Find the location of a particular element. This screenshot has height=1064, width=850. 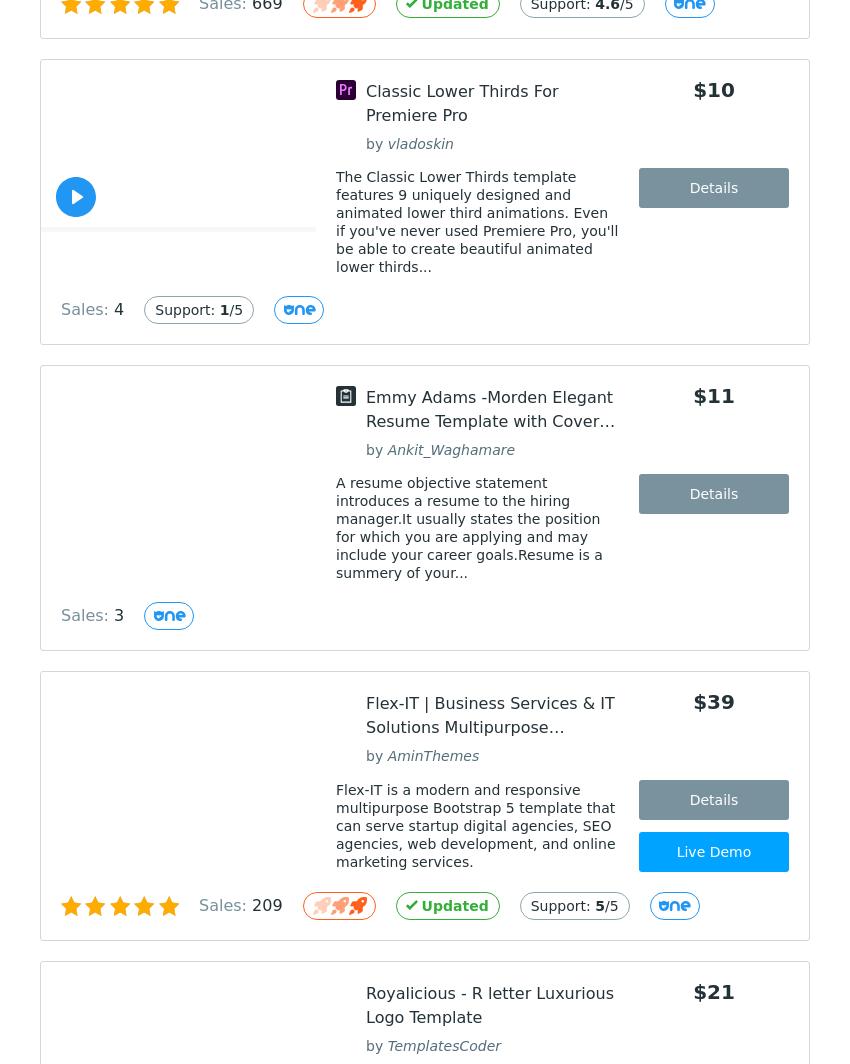

'Flex-IT is a modern and responsive multipurpose Bootstrap 5 template that can serve startup digital agencies, SEO agencies, web development, and online marketing services.' is located at coordinates (475, 825).